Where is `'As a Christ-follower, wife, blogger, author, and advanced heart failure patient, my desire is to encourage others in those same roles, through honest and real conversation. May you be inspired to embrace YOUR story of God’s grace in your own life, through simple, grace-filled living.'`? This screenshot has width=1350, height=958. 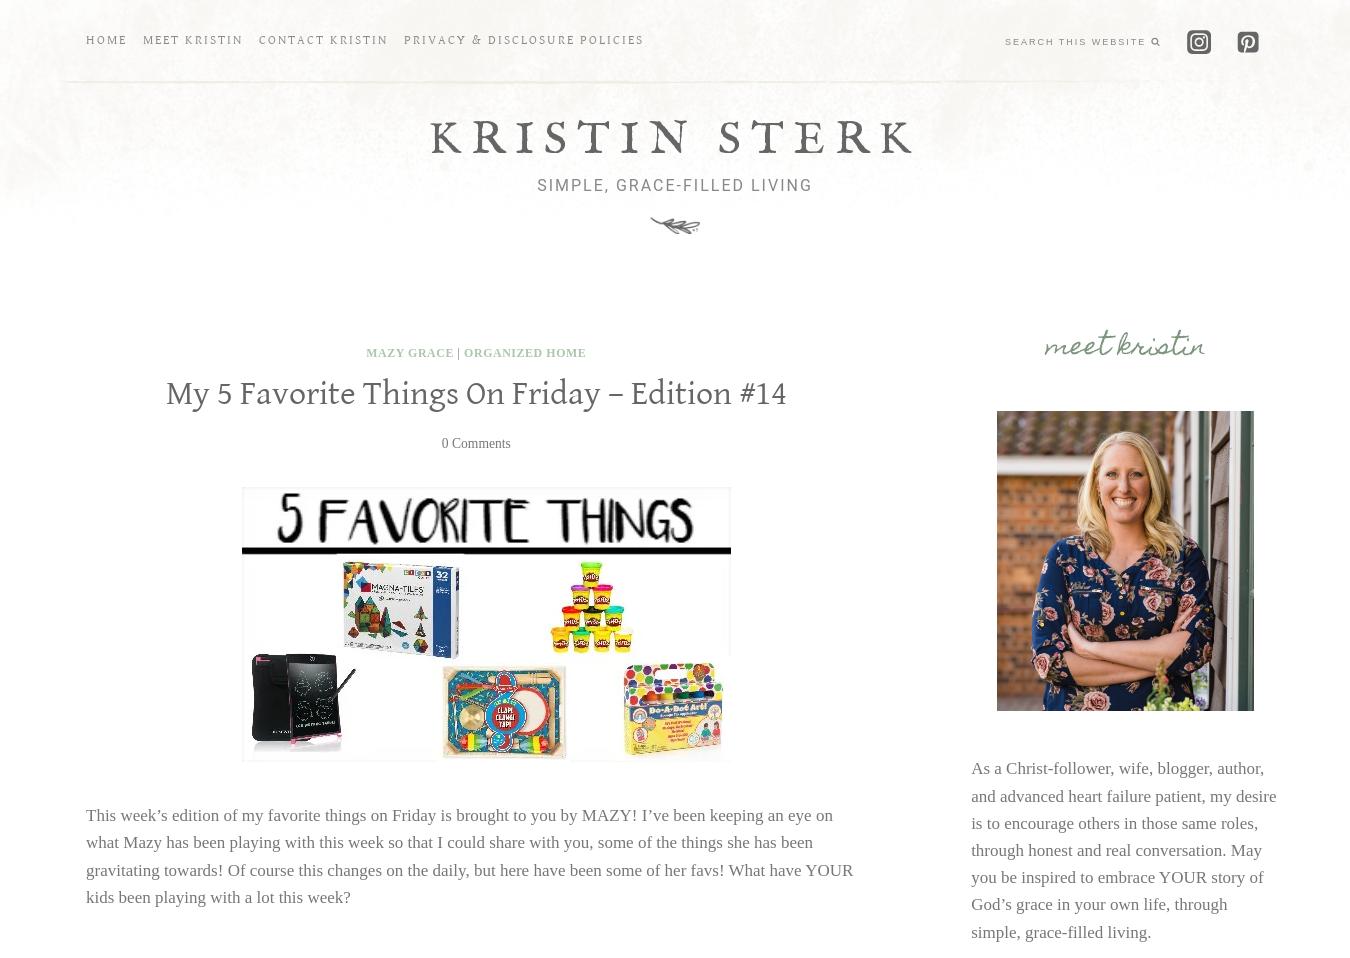
'As a Christ-follower, wife, blogger, author, and advanced heart failure patient, my desire is to encourage others in those same roles, through honest and real conversation. May you be inspired to embrace YOUR story of God’s grace in your own life, through simple, grace-filled living.' is located at coordinates (1123, 849).